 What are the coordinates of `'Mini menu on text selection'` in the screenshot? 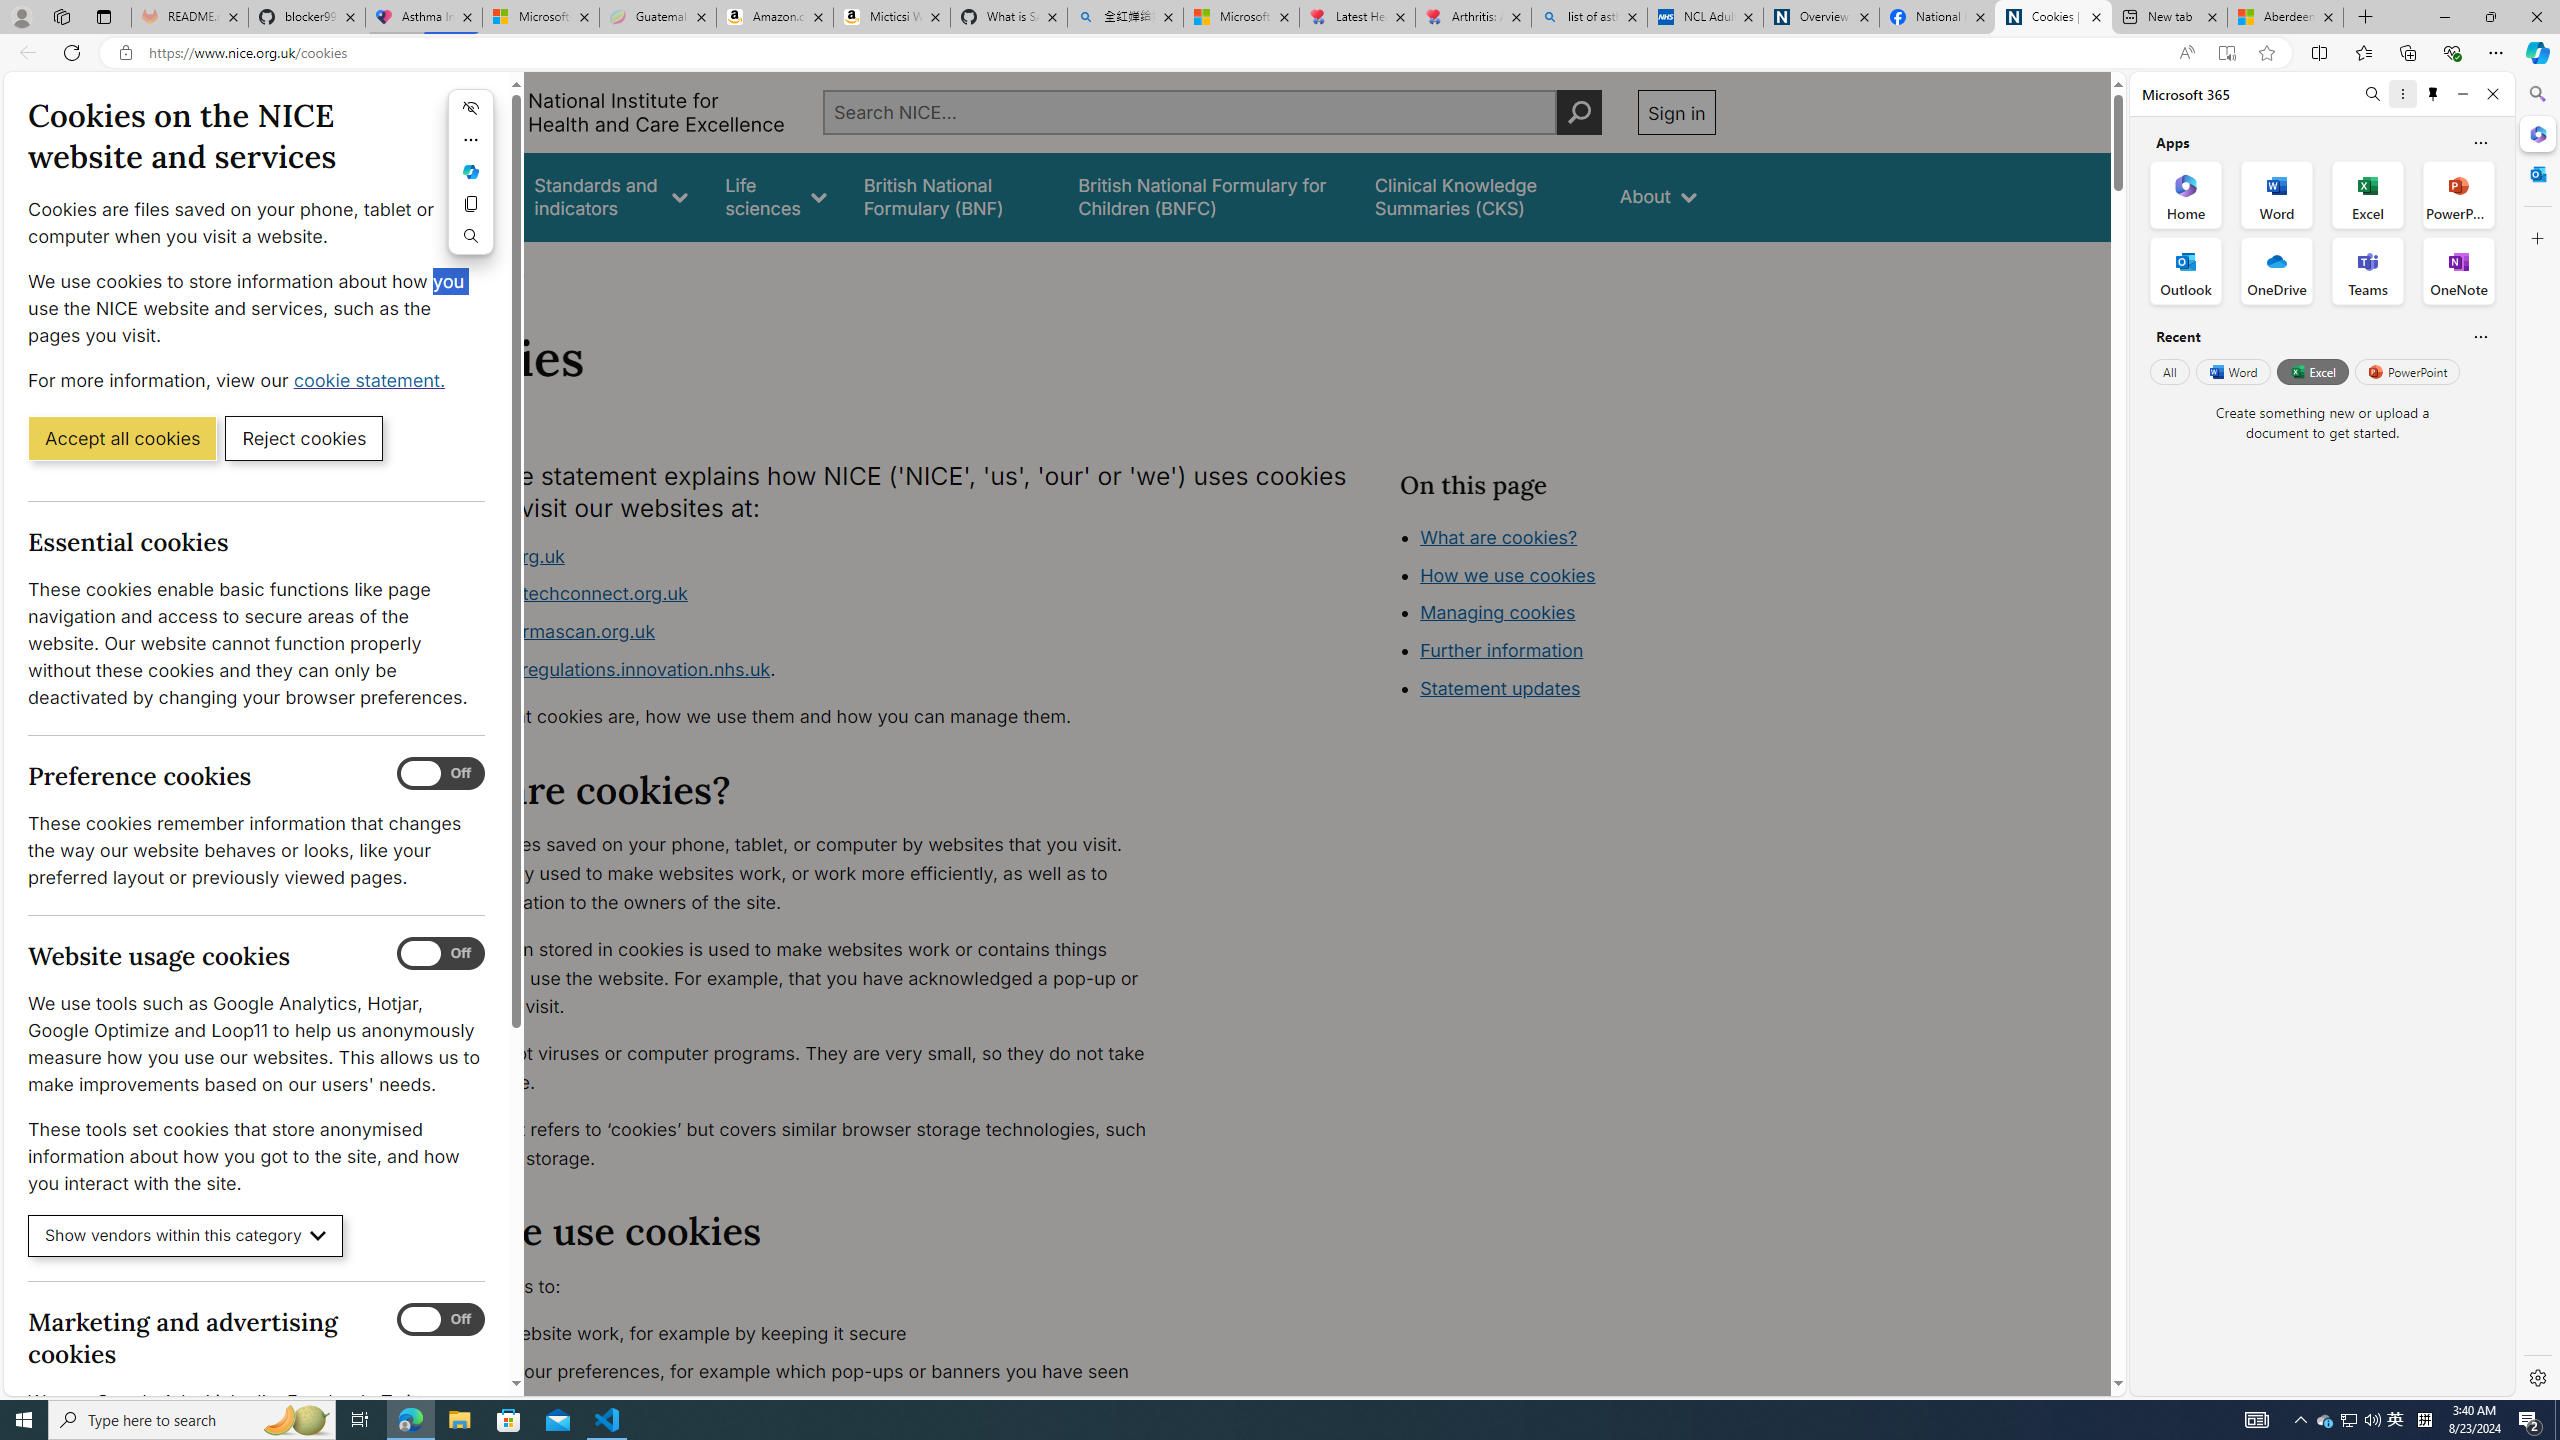 It's located at (470, 171).